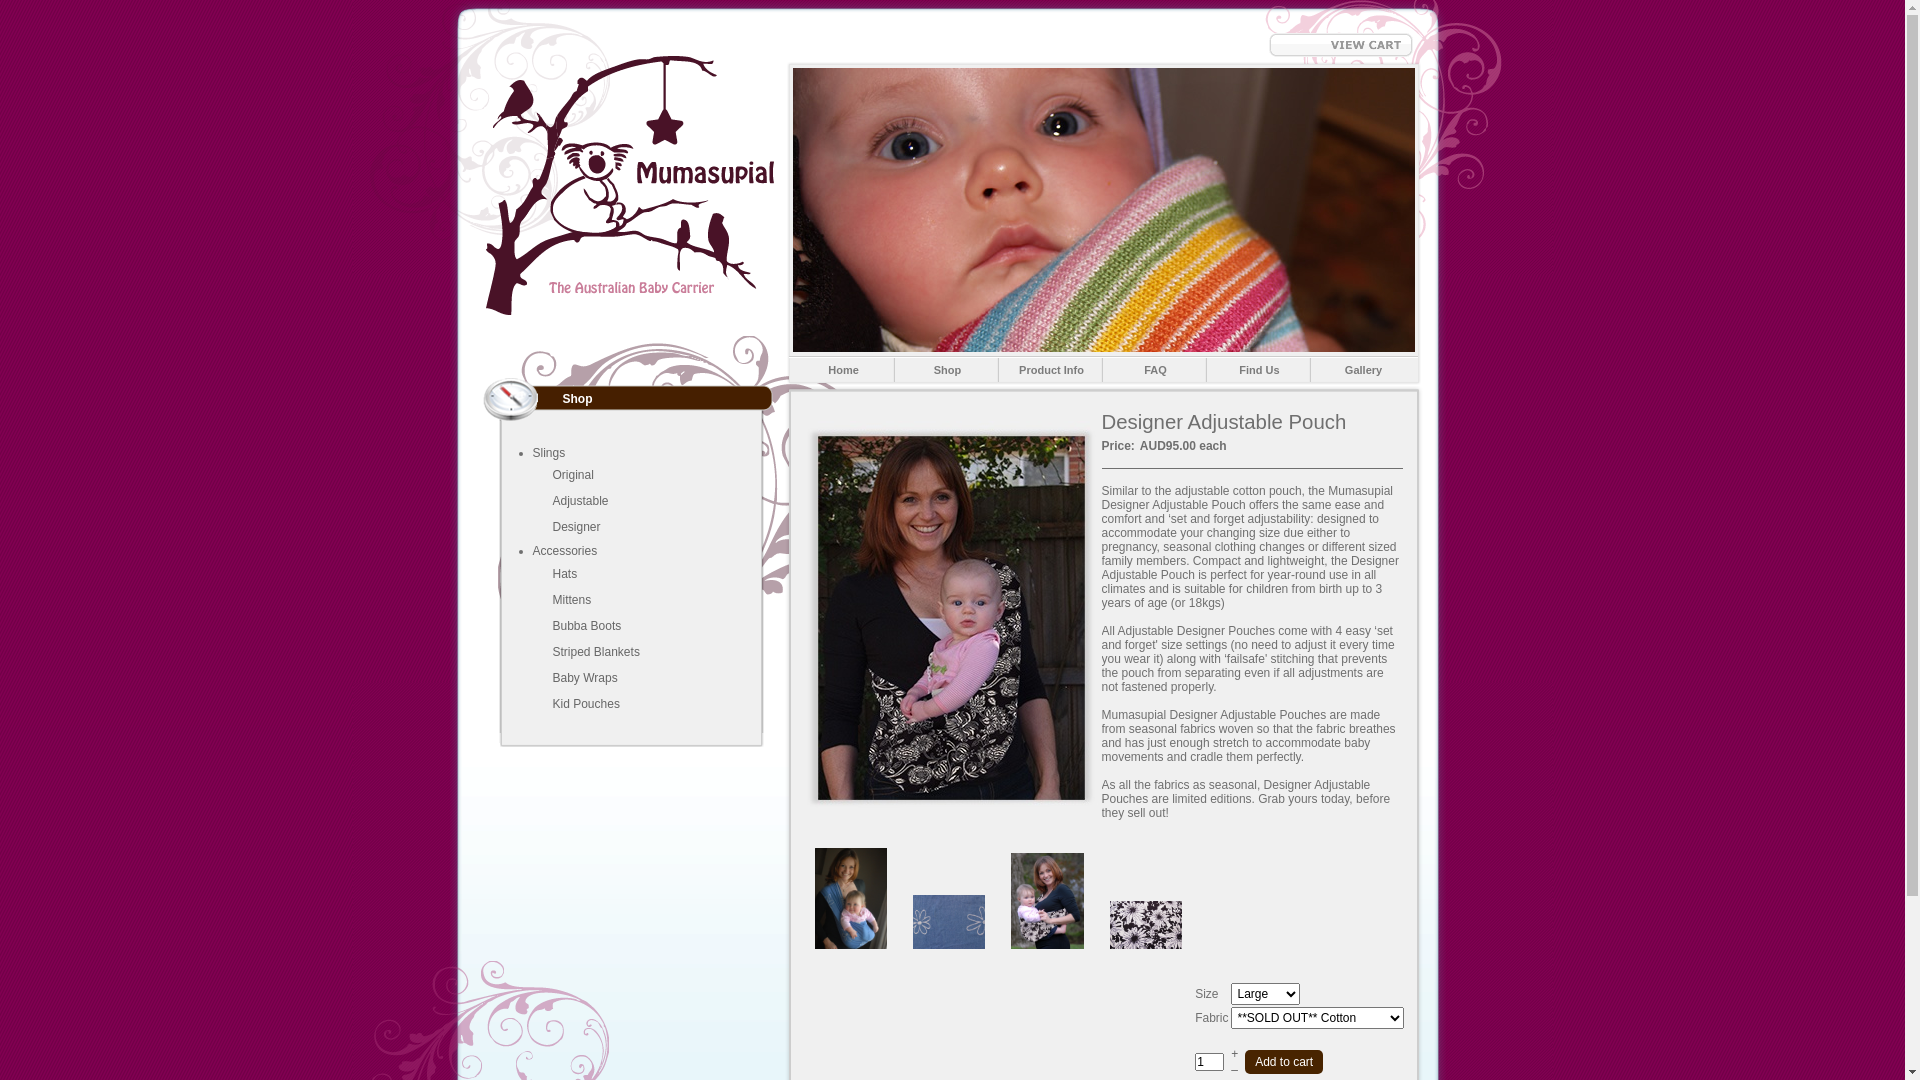 The image size is (1920, 1080). I want to click on 'Striped Blankets', so click(594, 651).